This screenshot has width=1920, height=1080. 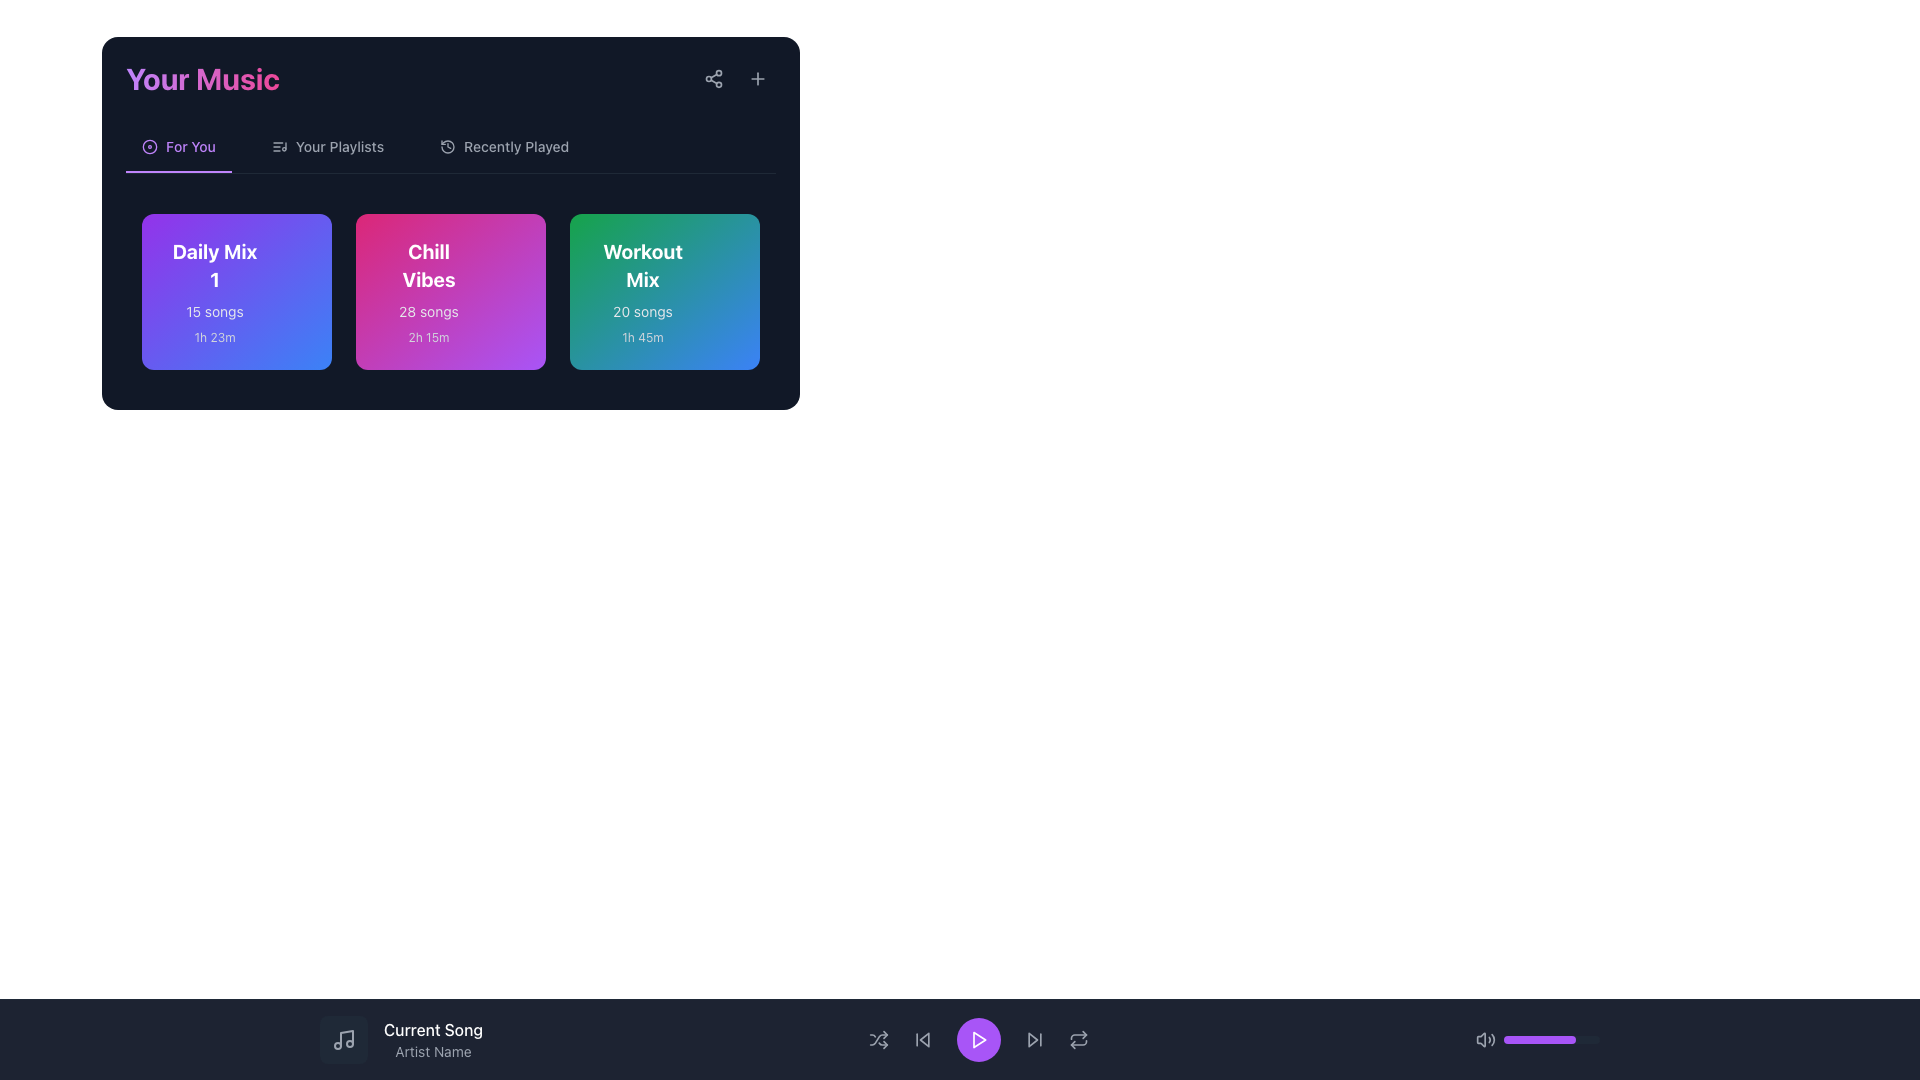 I want to click on the button with a dark background and share icon located in the upper-right corner of the card header section, so click(x=714, y=77).